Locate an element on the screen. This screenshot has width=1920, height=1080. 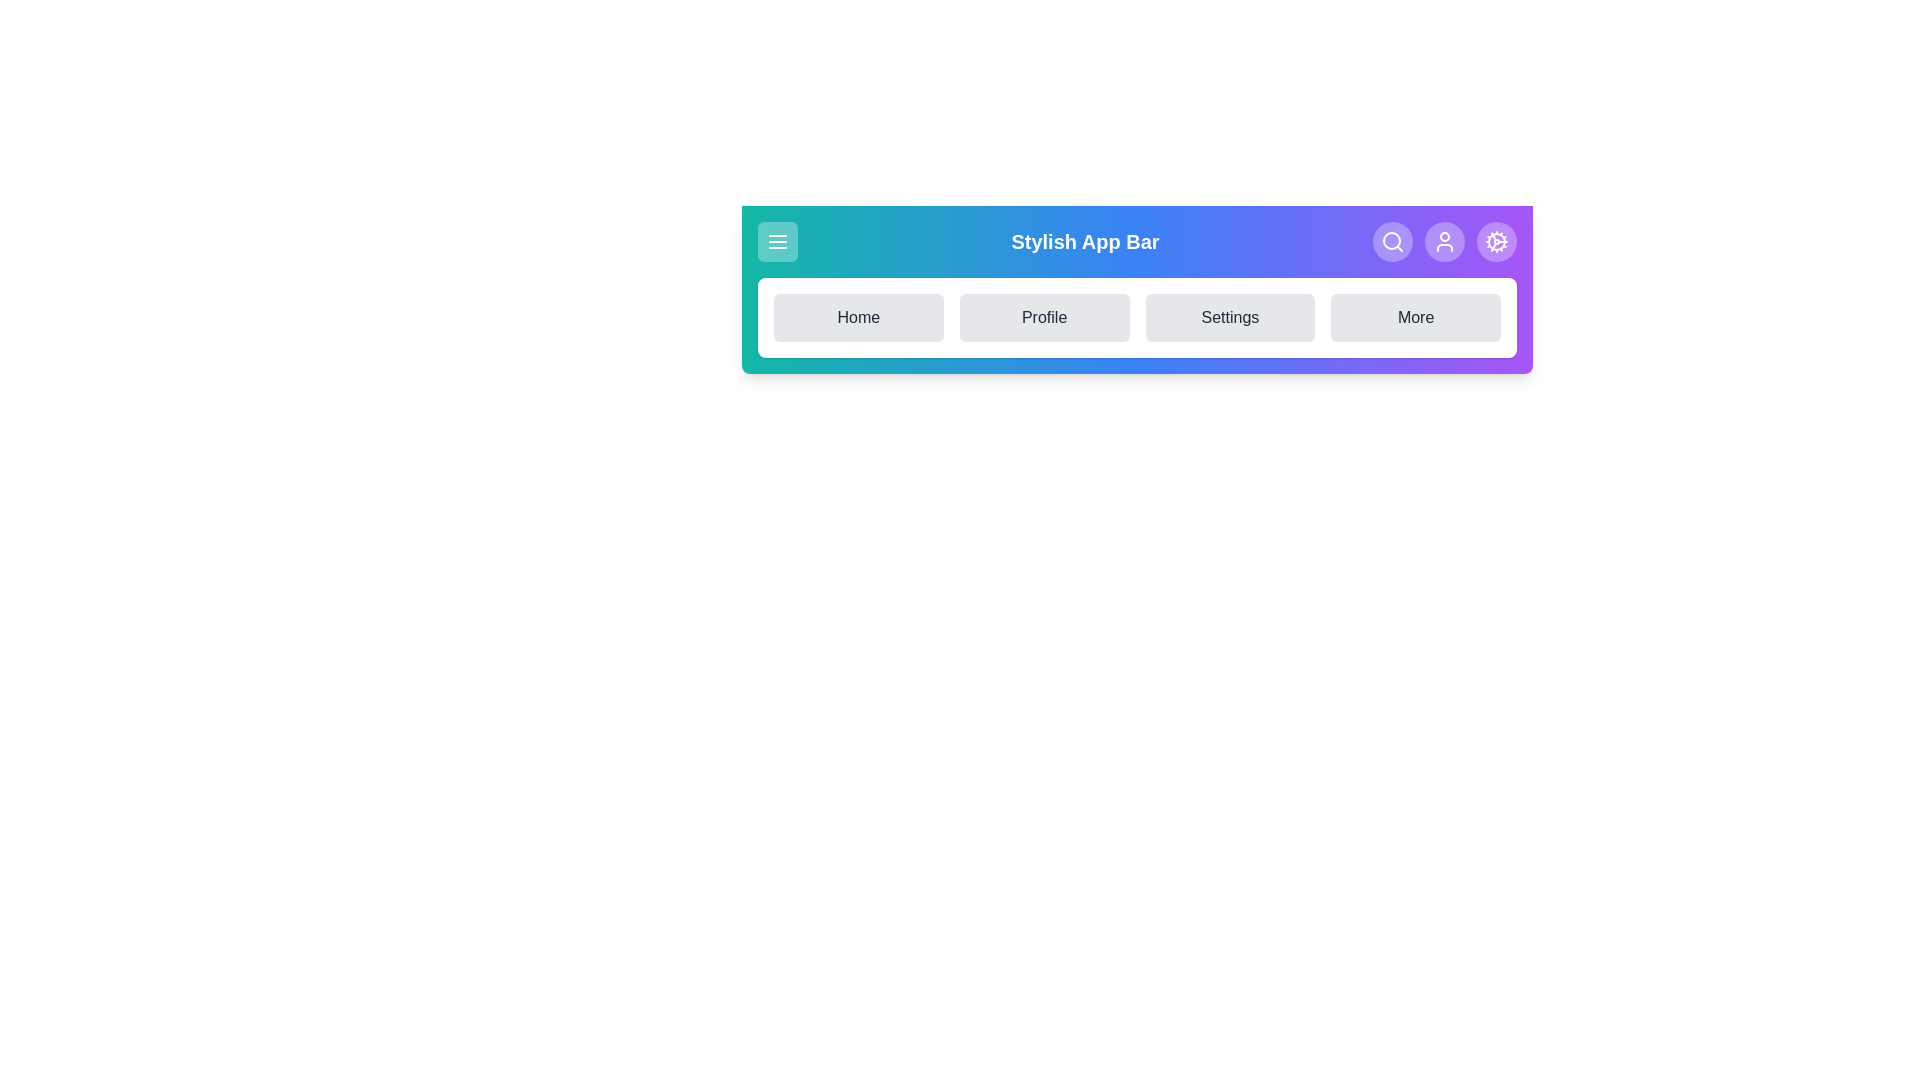
the Home navigation option is located at coordinates (858, 316).